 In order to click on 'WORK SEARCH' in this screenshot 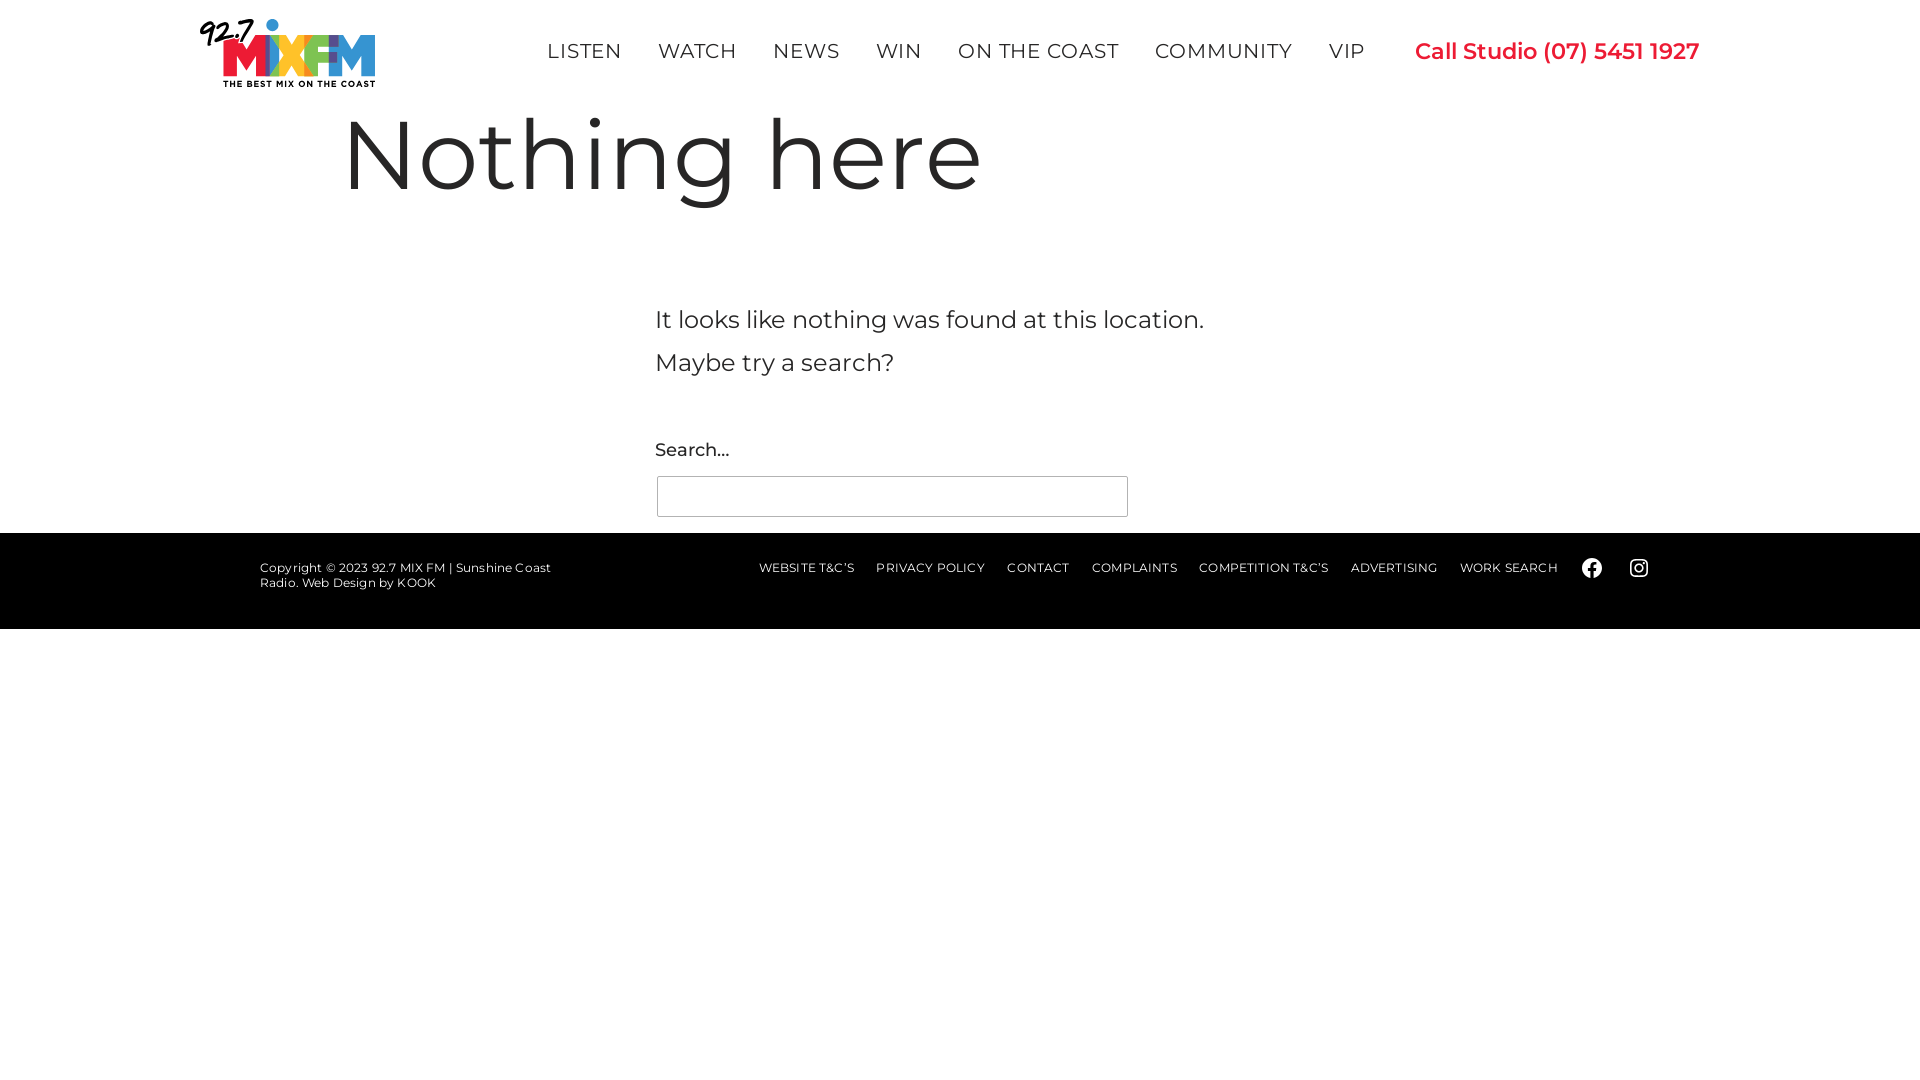, I will do `click(1508, 567)`.